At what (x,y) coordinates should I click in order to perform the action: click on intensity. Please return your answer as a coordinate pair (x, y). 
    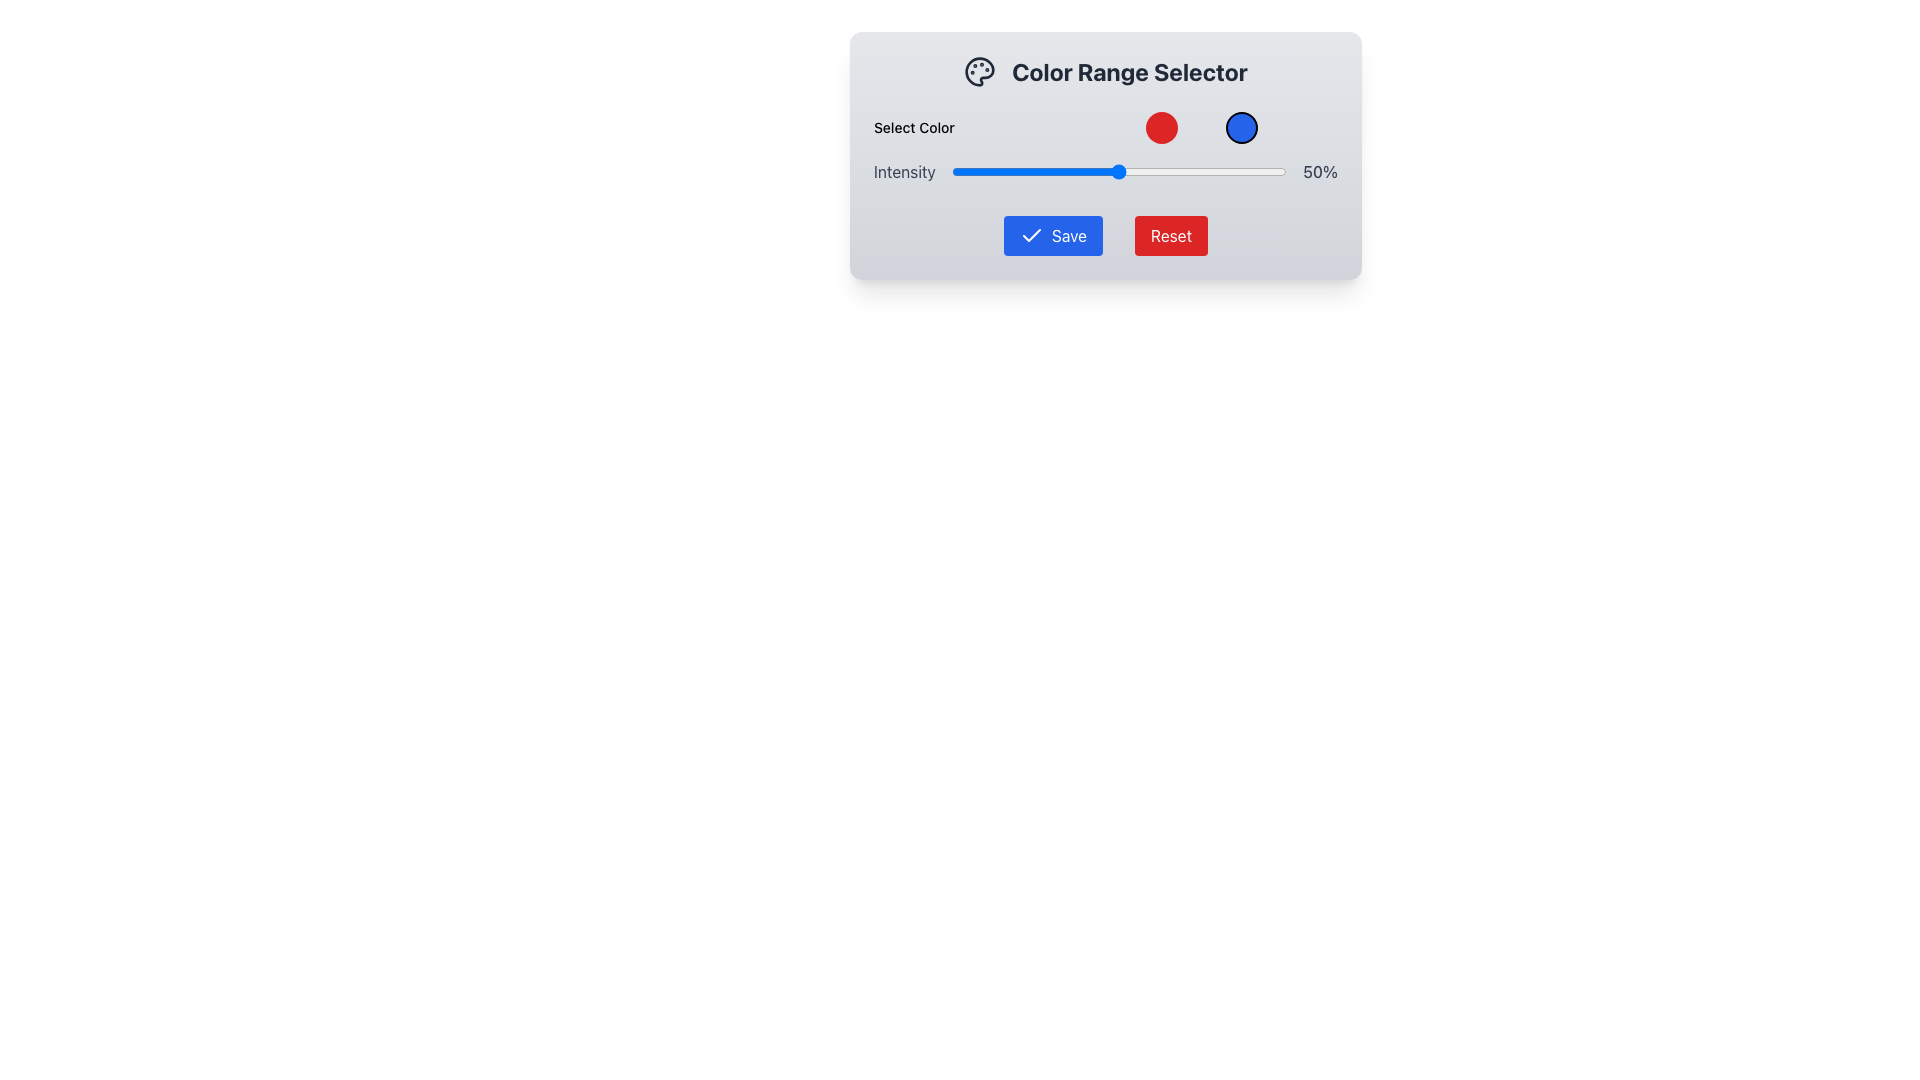
    Looking at the image, I should click on (1118, 171).